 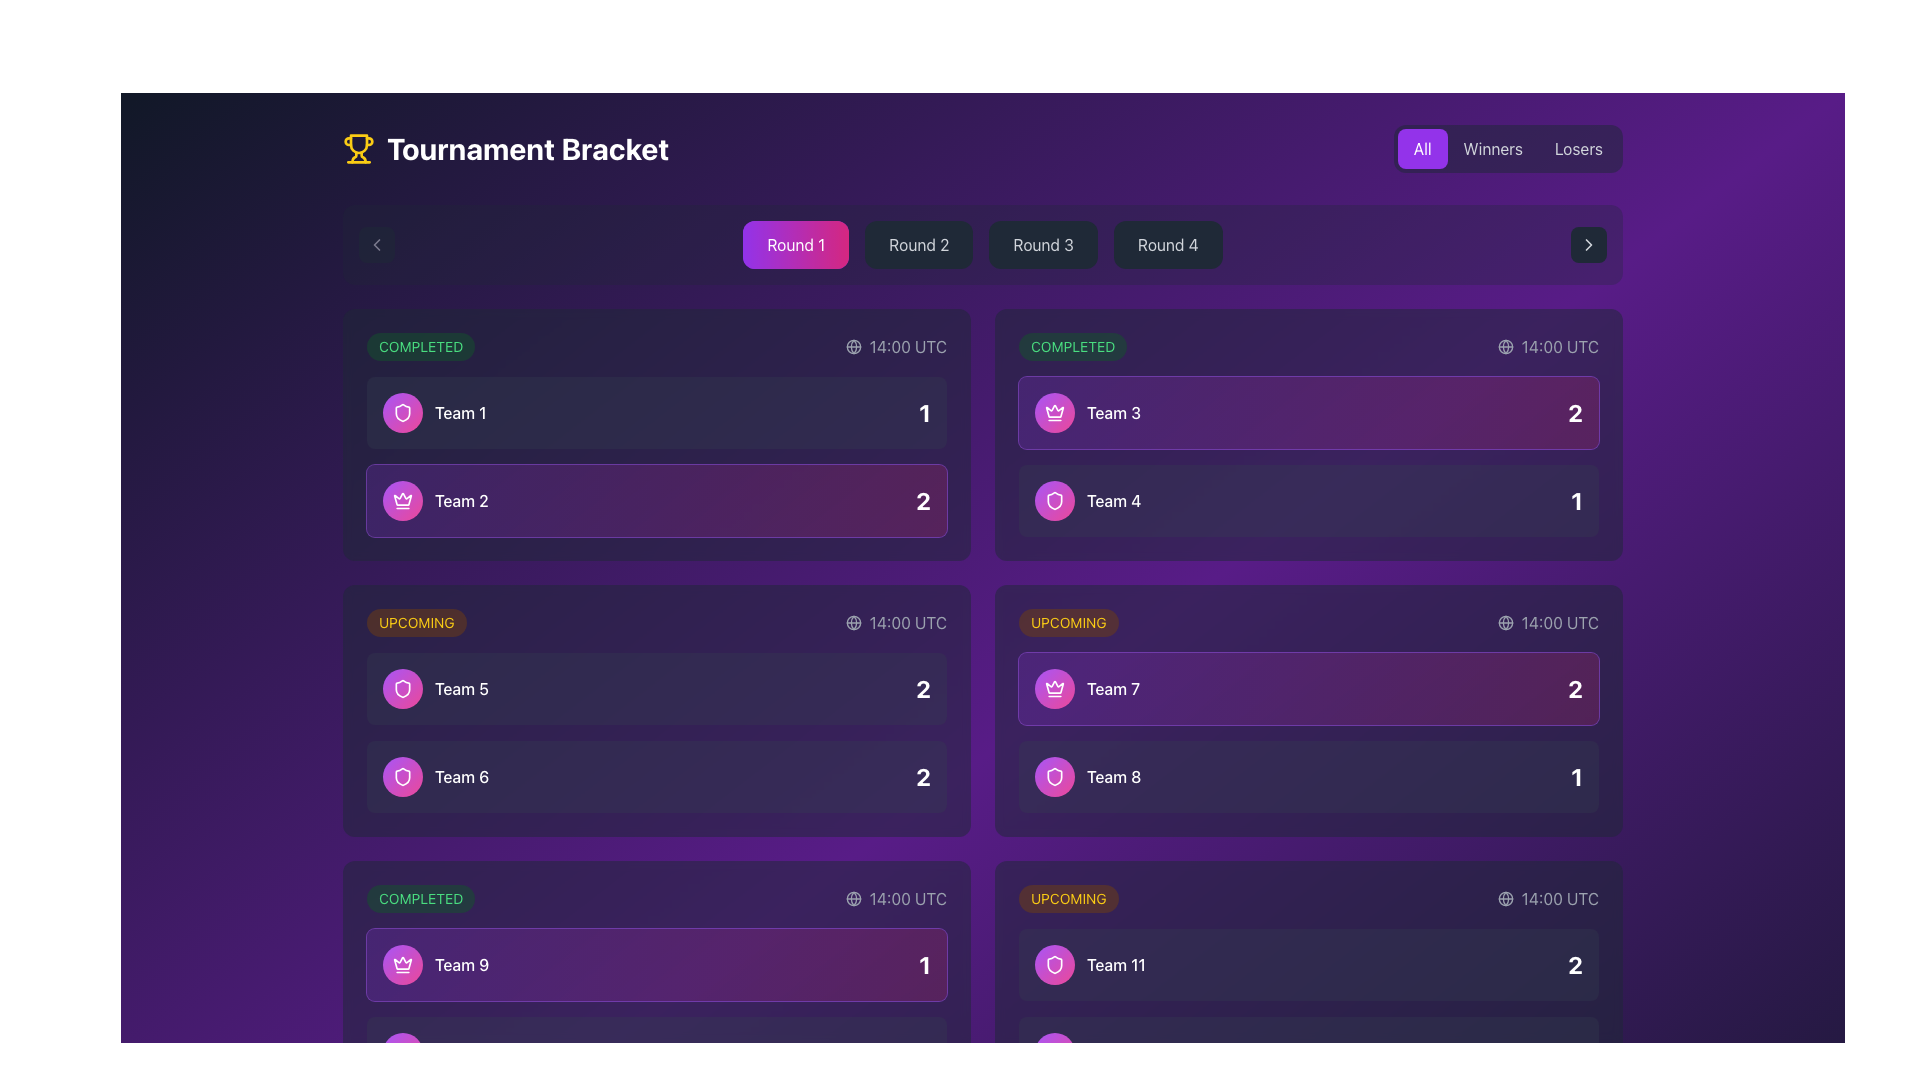 I want to click on static text label displaying '14:00 UTC', which is located on the right side within a rectangular section near a globe icon, so click(x=1559, y=622).